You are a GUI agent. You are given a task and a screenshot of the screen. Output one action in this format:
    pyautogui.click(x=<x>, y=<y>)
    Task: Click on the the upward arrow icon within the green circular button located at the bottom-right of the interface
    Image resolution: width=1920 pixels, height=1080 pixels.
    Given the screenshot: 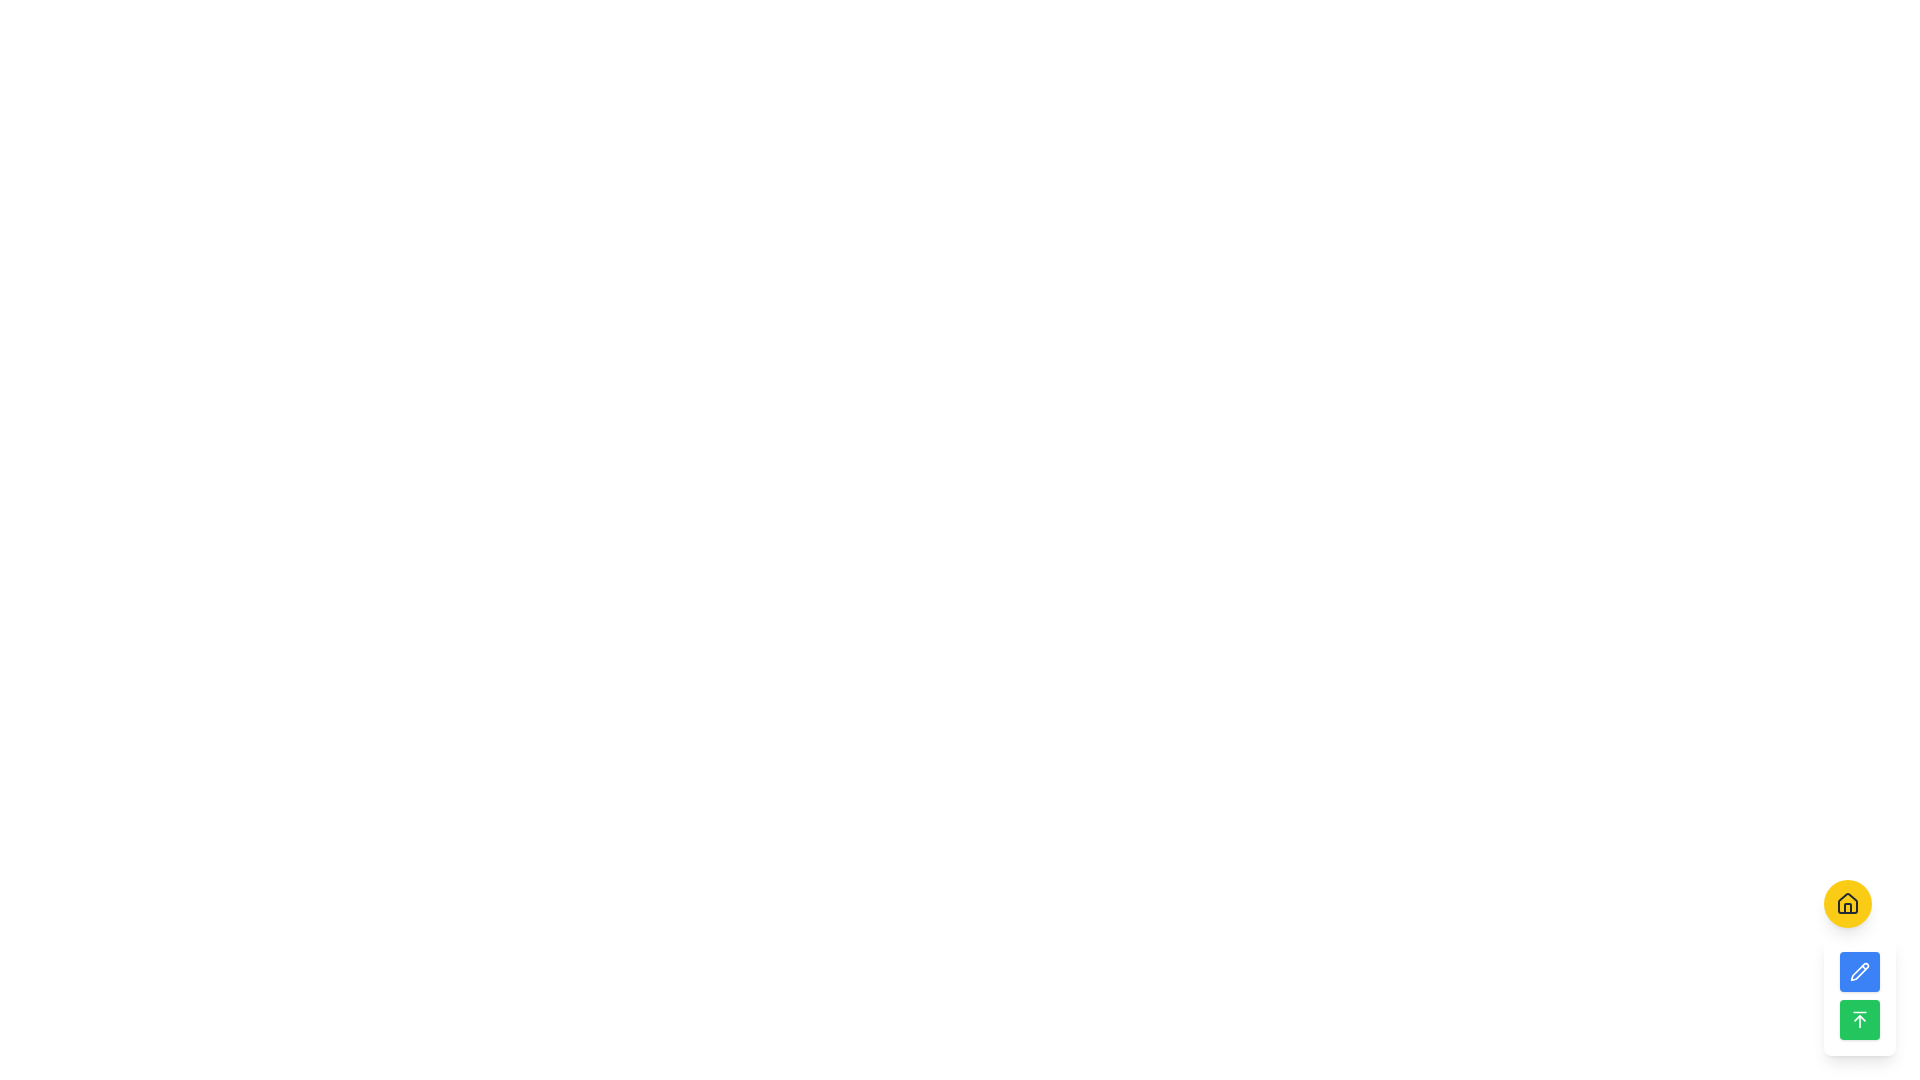 What is the action you would take?
    pyautogui.click(x=1859, y=1019)
    